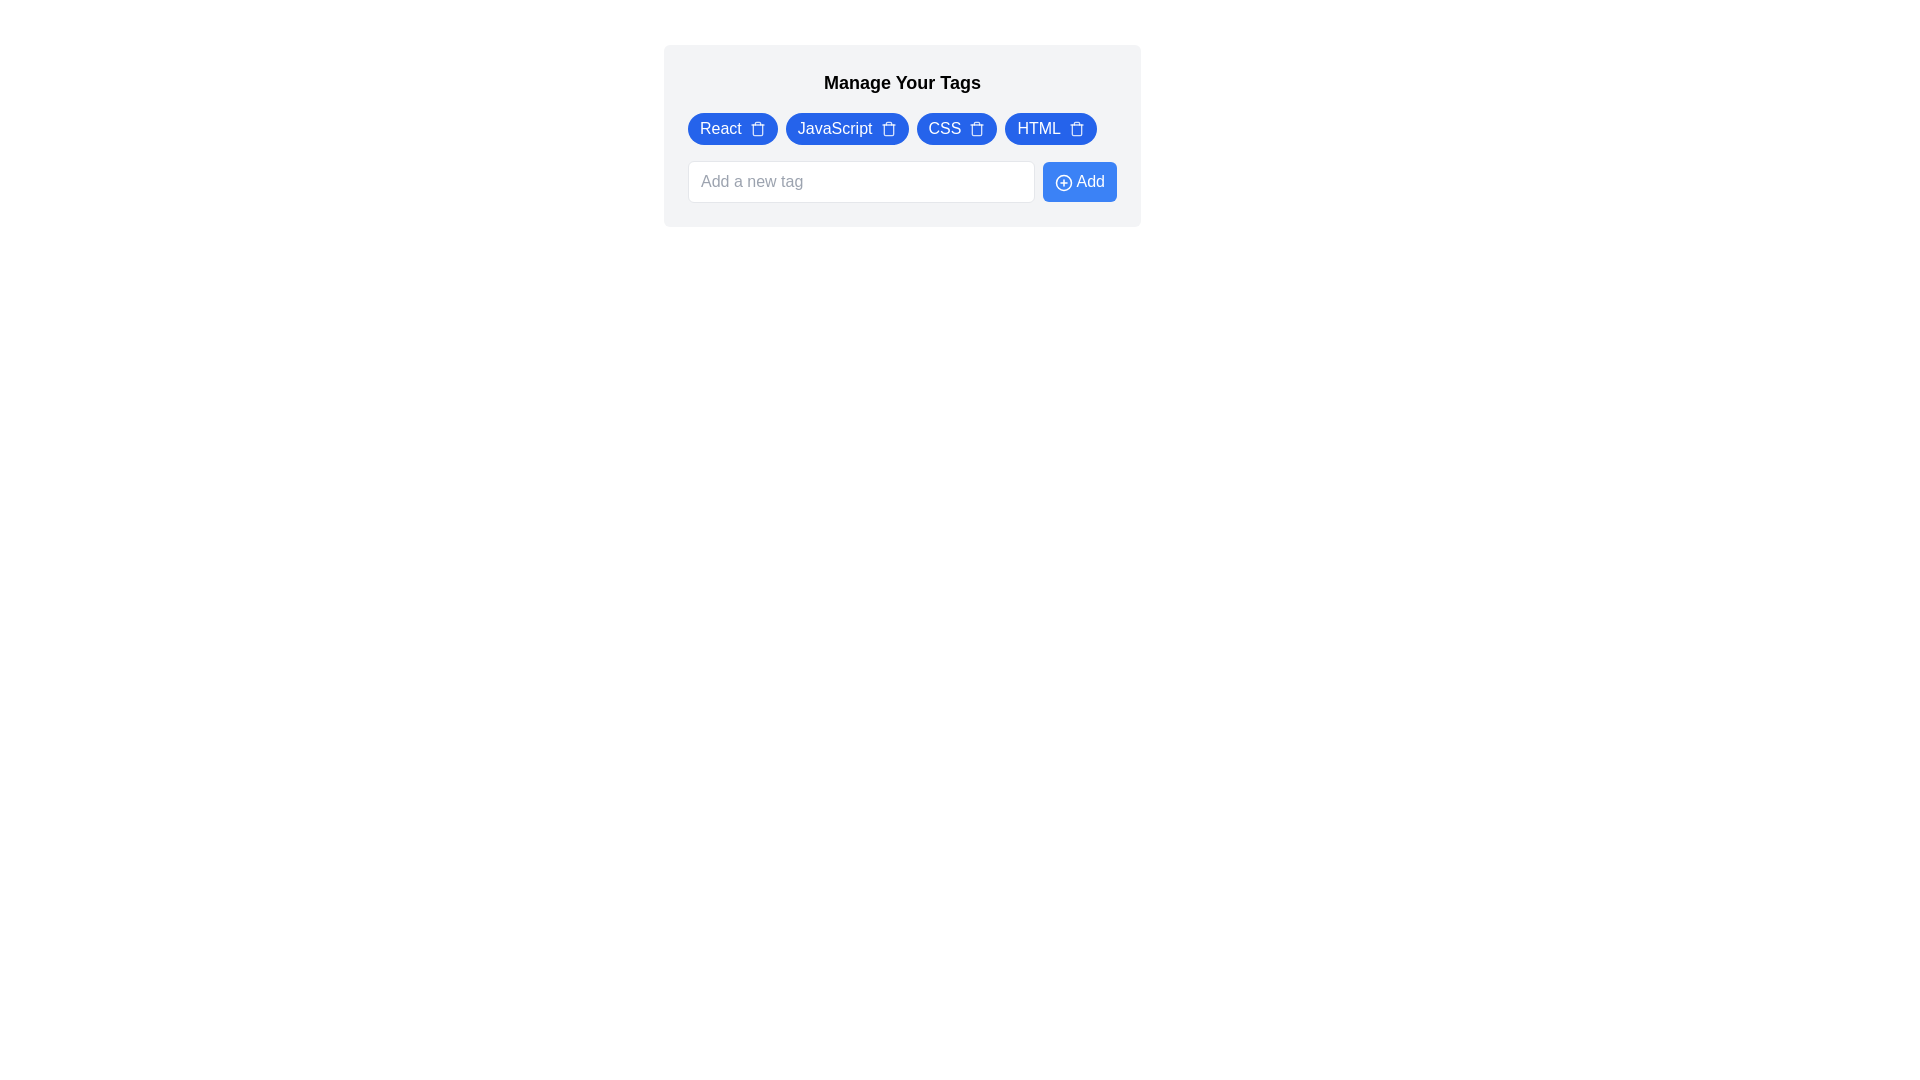  I want to click on the 'JavaScript' tag button, which is the second button in the row of tags under the 'Manage Your Tags' section, so click(847, 128).